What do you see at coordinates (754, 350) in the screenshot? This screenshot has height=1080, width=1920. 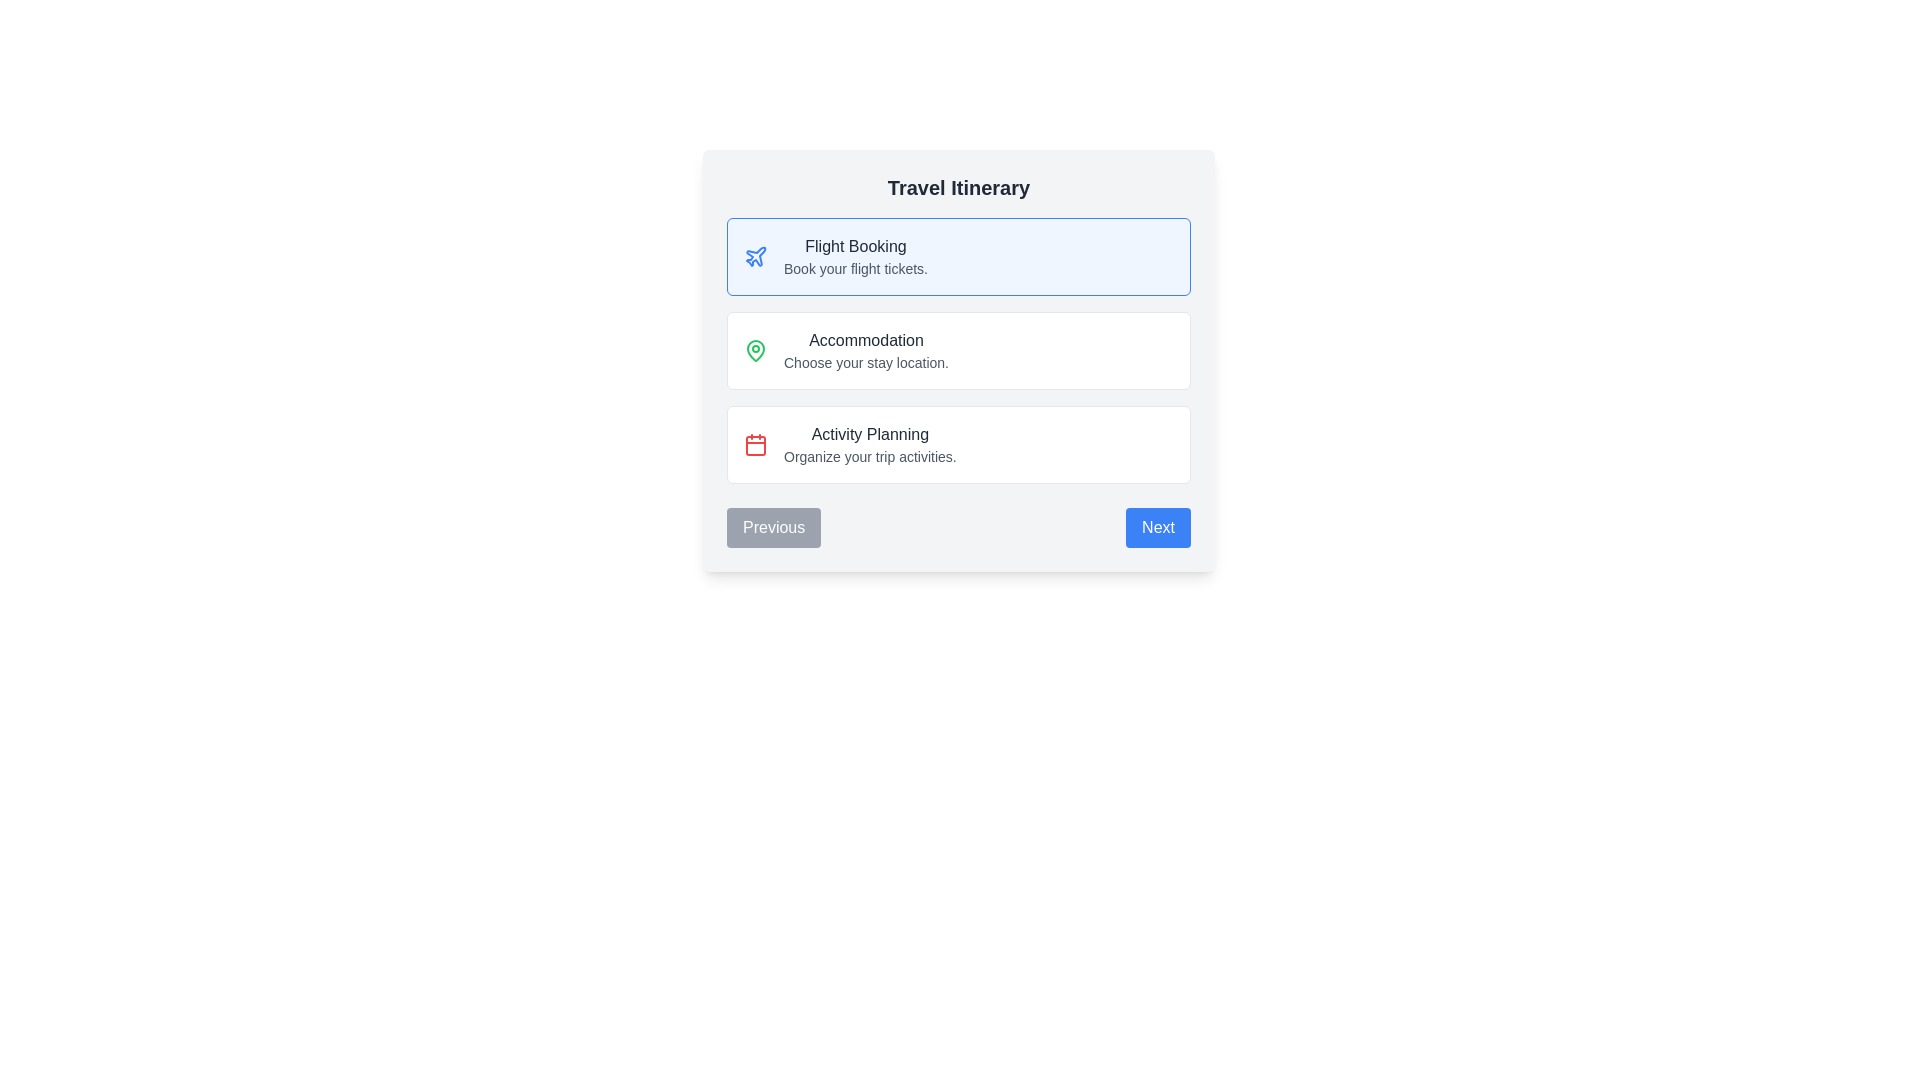 I see `the vibrant green map pin icon located in the 'Accommodation' panel, under the text 'Choose your stay location.'` at bounding box center [754, 350].